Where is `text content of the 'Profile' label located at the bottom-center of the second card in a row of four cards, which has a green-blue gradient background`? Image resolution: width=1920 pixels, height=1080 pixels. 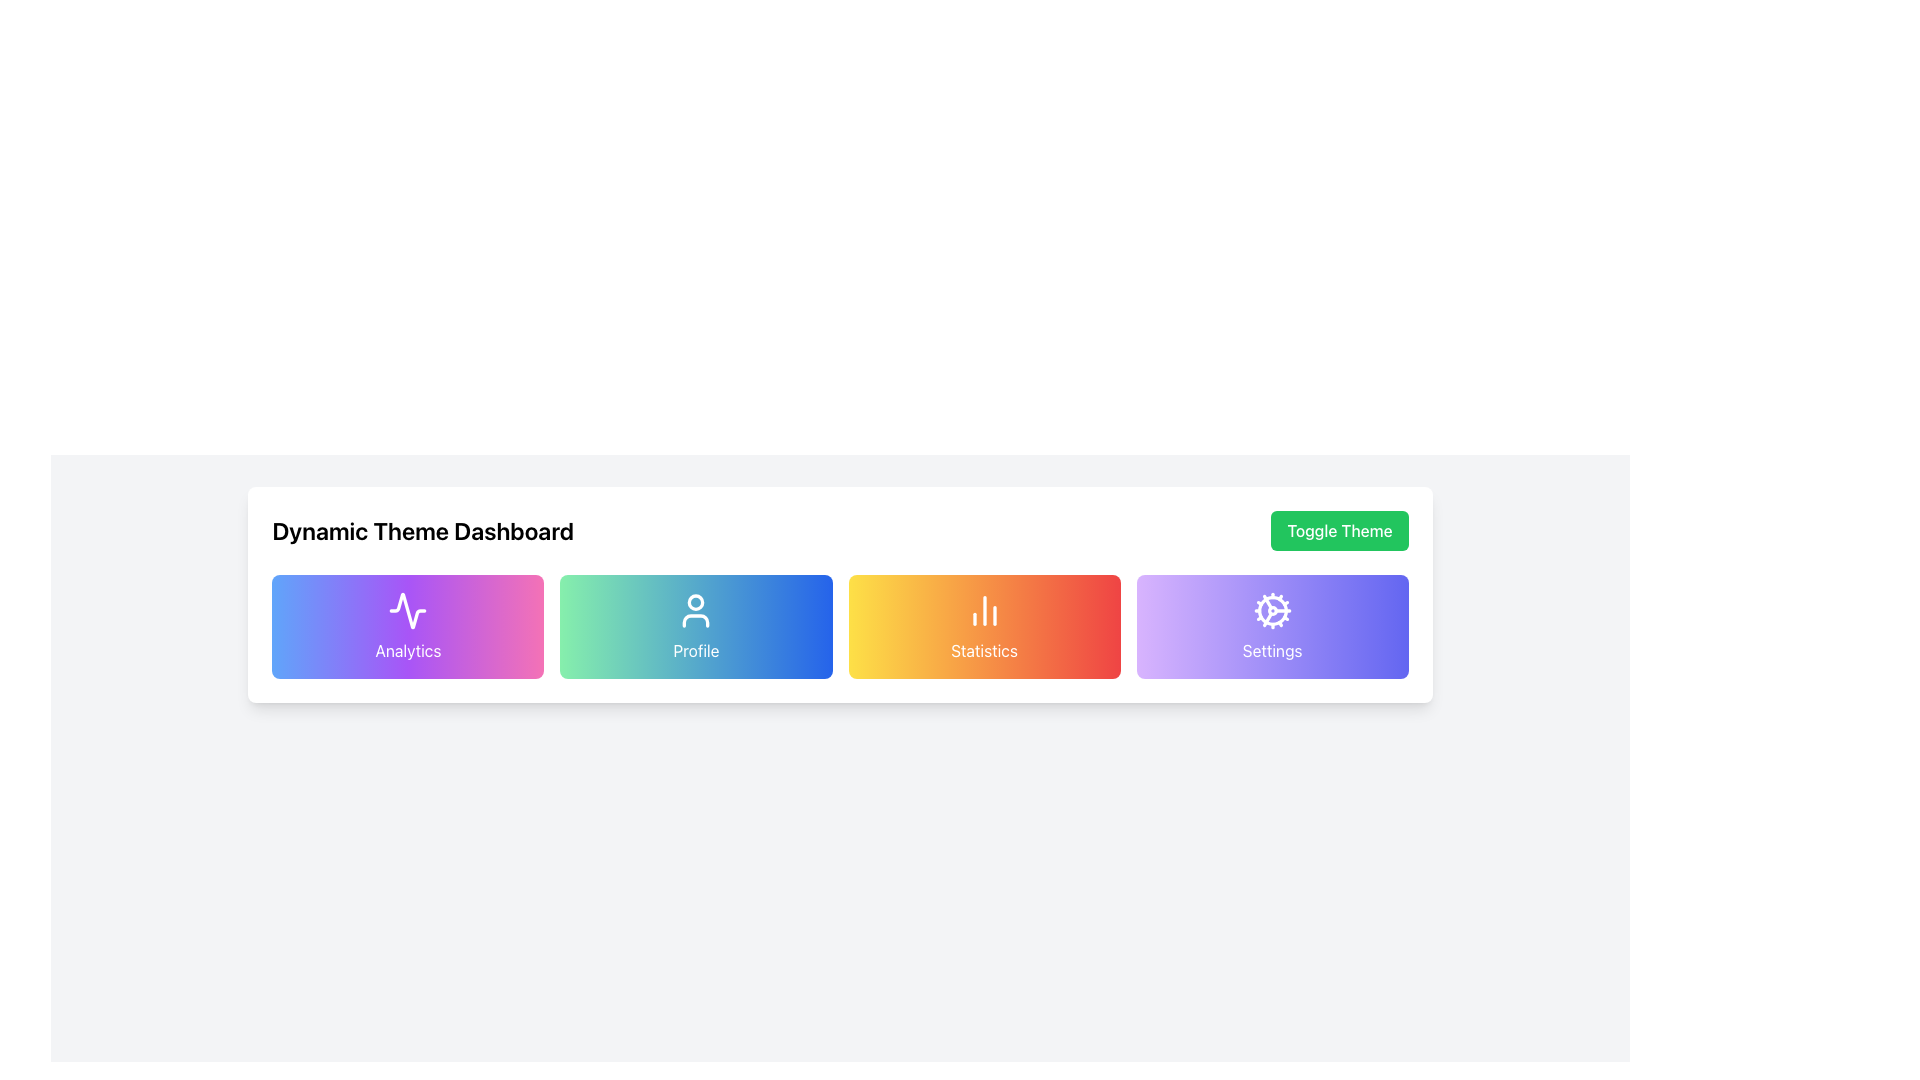 text content of the 'Profile' label located at the bottom-center of the second card in a row of four cards, which has a green-blue gradient background is located at coordinates (696, 651).